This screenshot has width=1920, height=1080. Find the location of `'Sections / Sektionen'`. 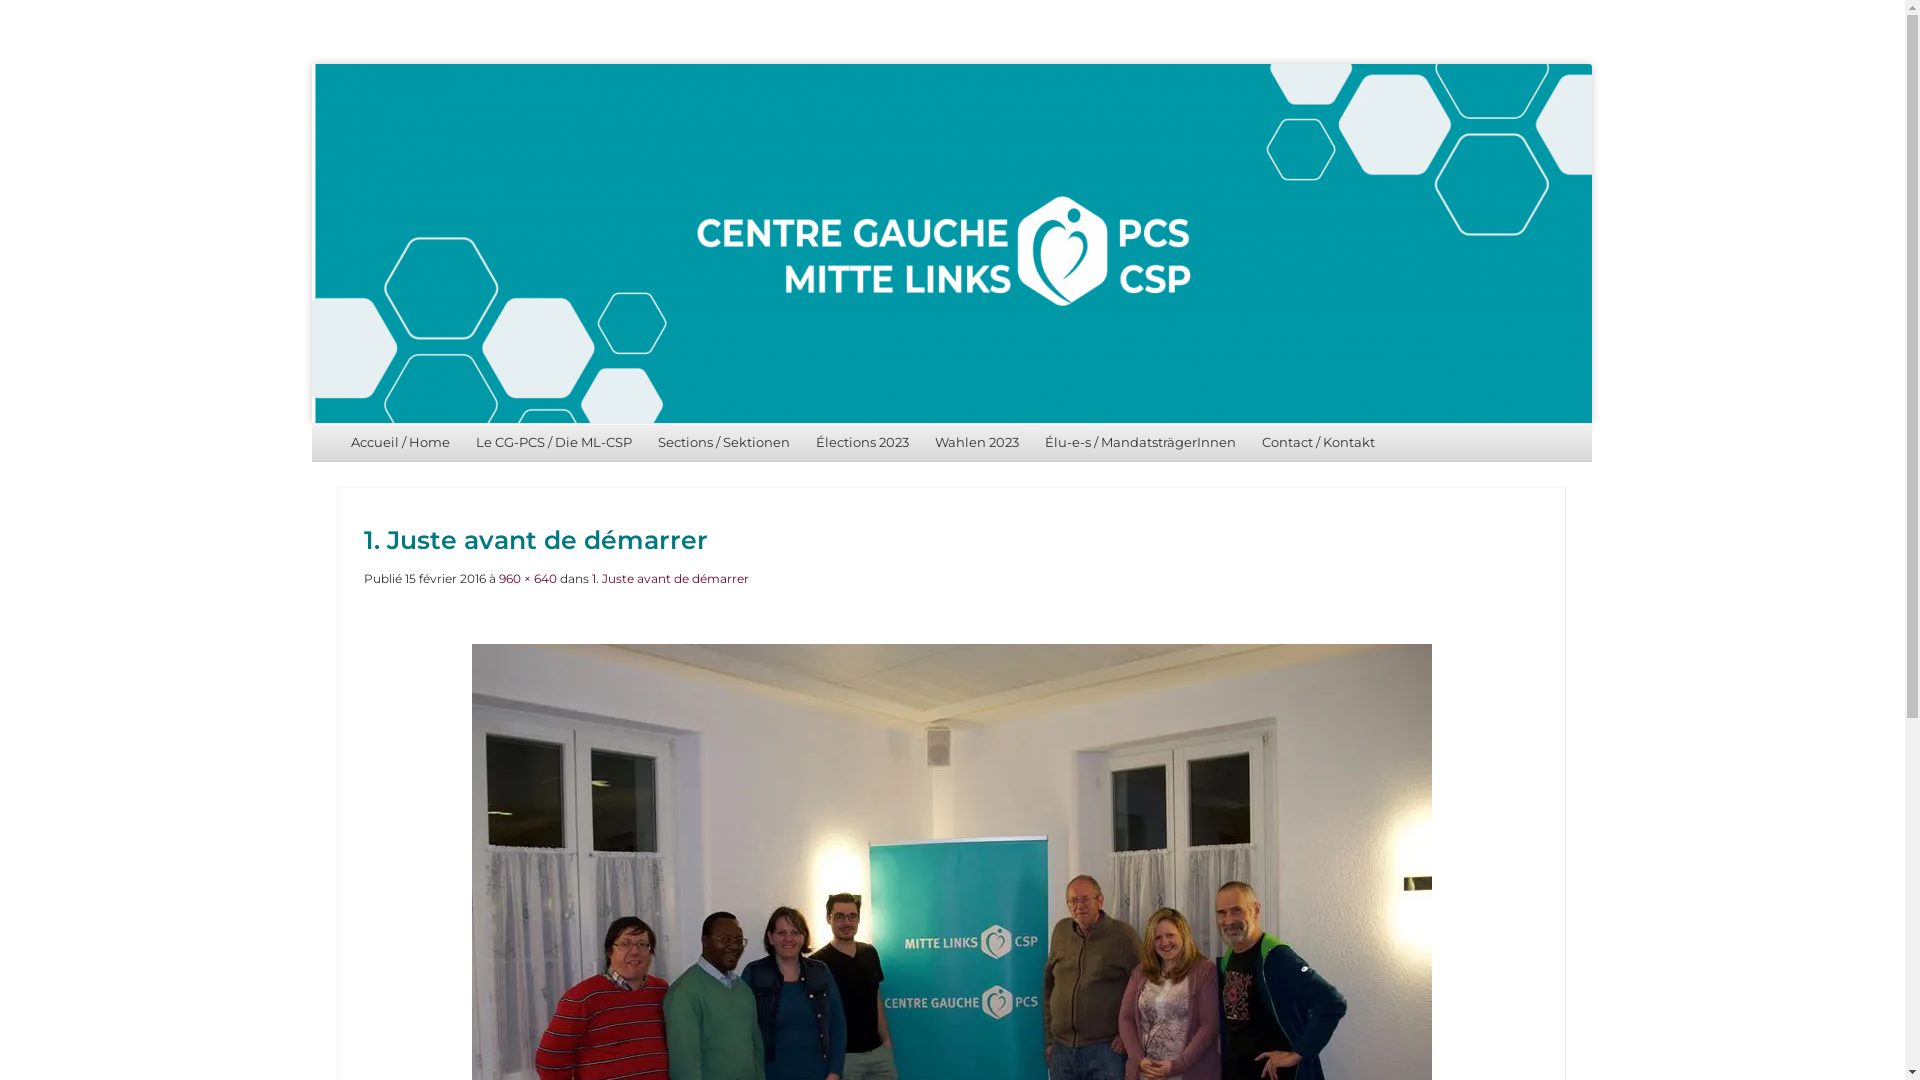

'Sections / Sektionen' is located at coordinates (723, 441).